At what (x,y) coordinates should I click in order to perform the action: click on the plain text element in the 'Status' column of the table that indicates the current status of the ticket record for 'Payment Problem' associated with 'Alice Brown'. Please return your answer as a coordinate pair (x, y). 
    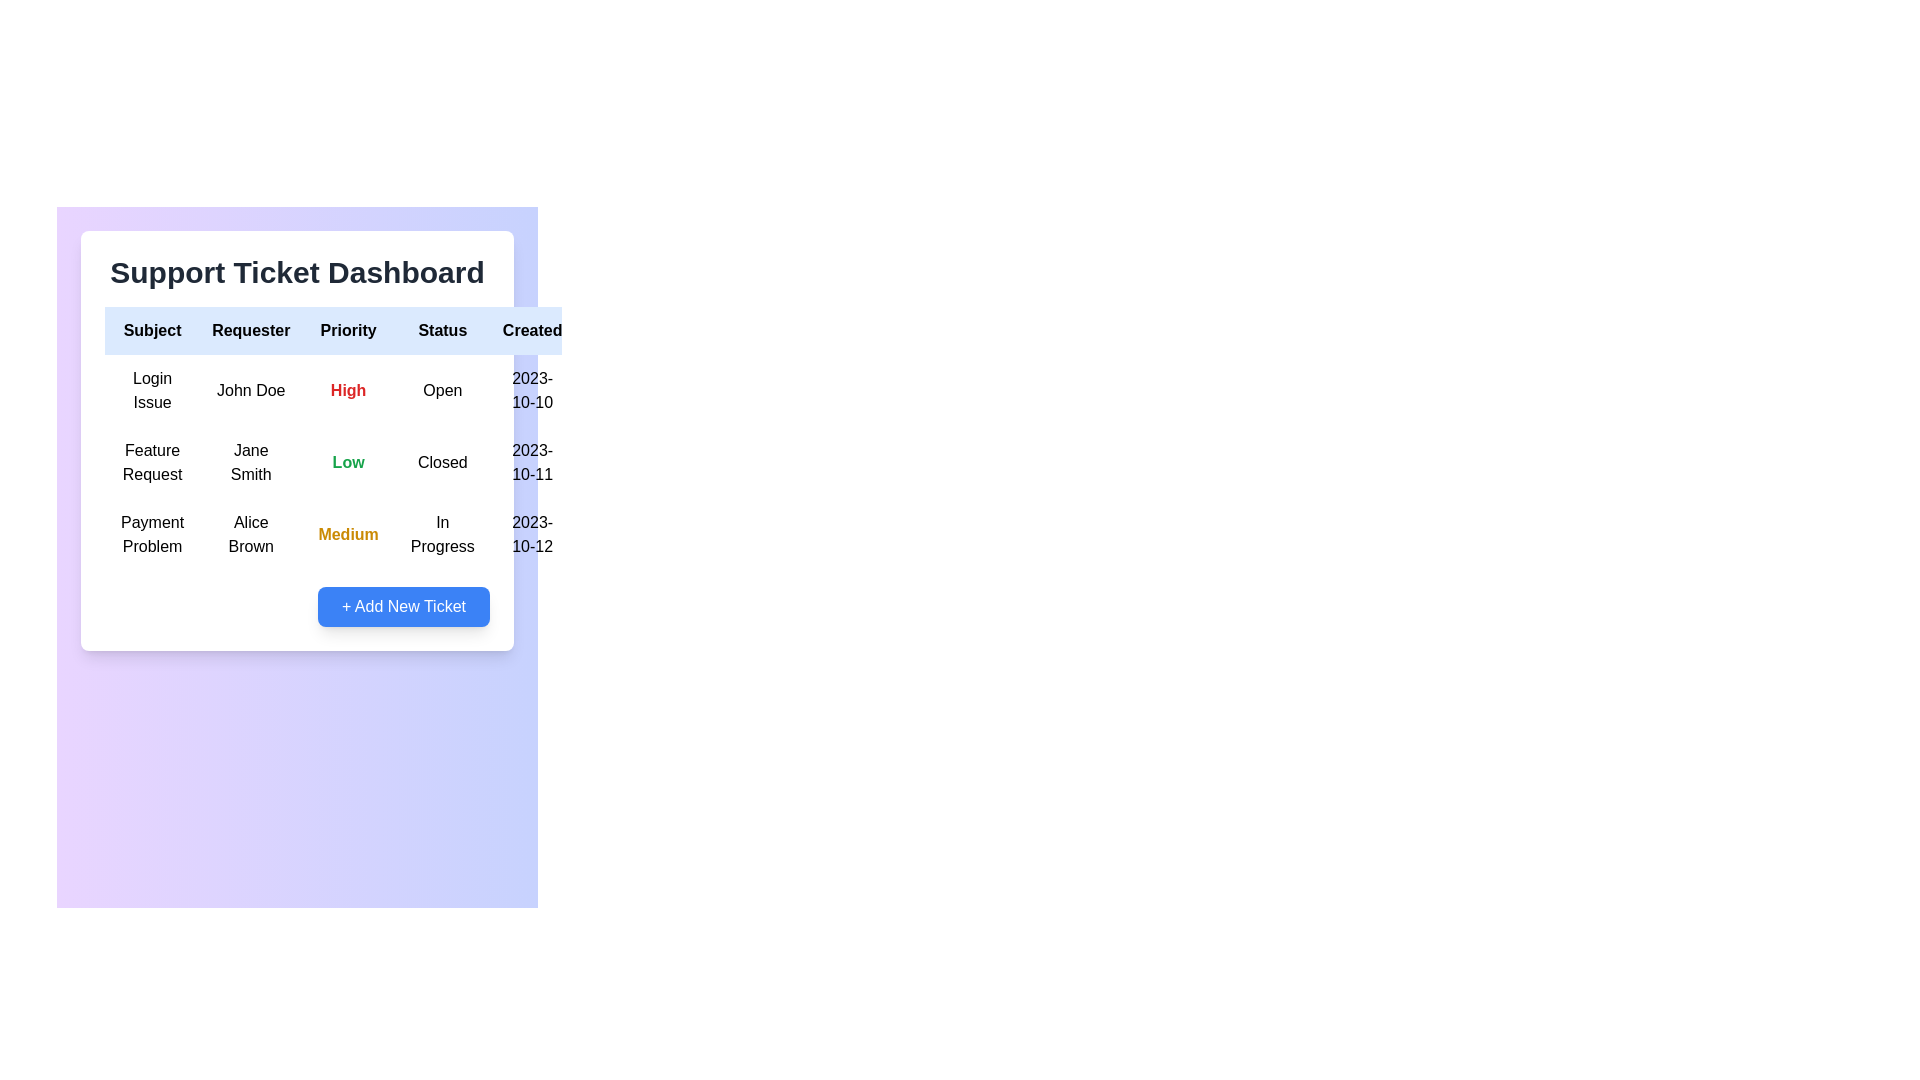
    Looking at the image, I should click on (441, 534).